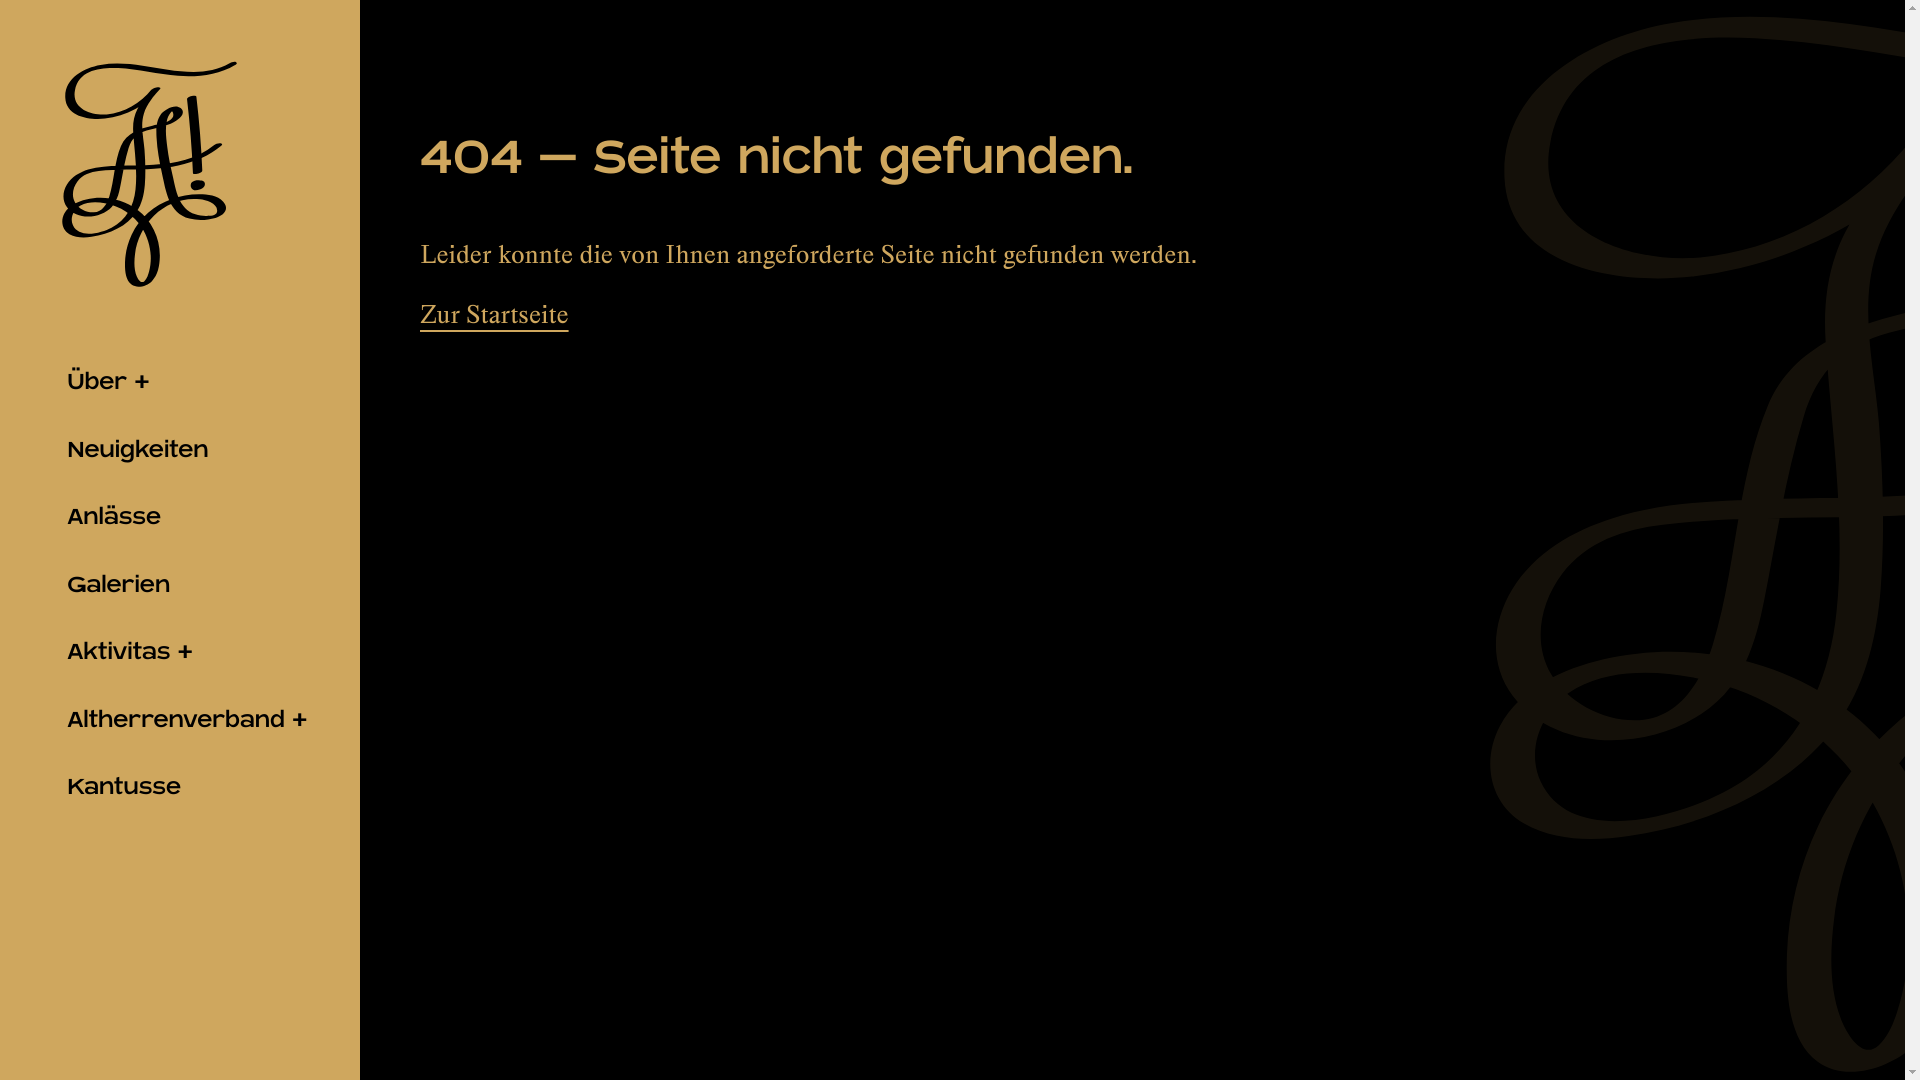 This screenshot has width=1920, height=1080. What do you see at coordinates (180, 585) in the screenshot?
I see `'Galerien'` at bounding box center [180, 585].